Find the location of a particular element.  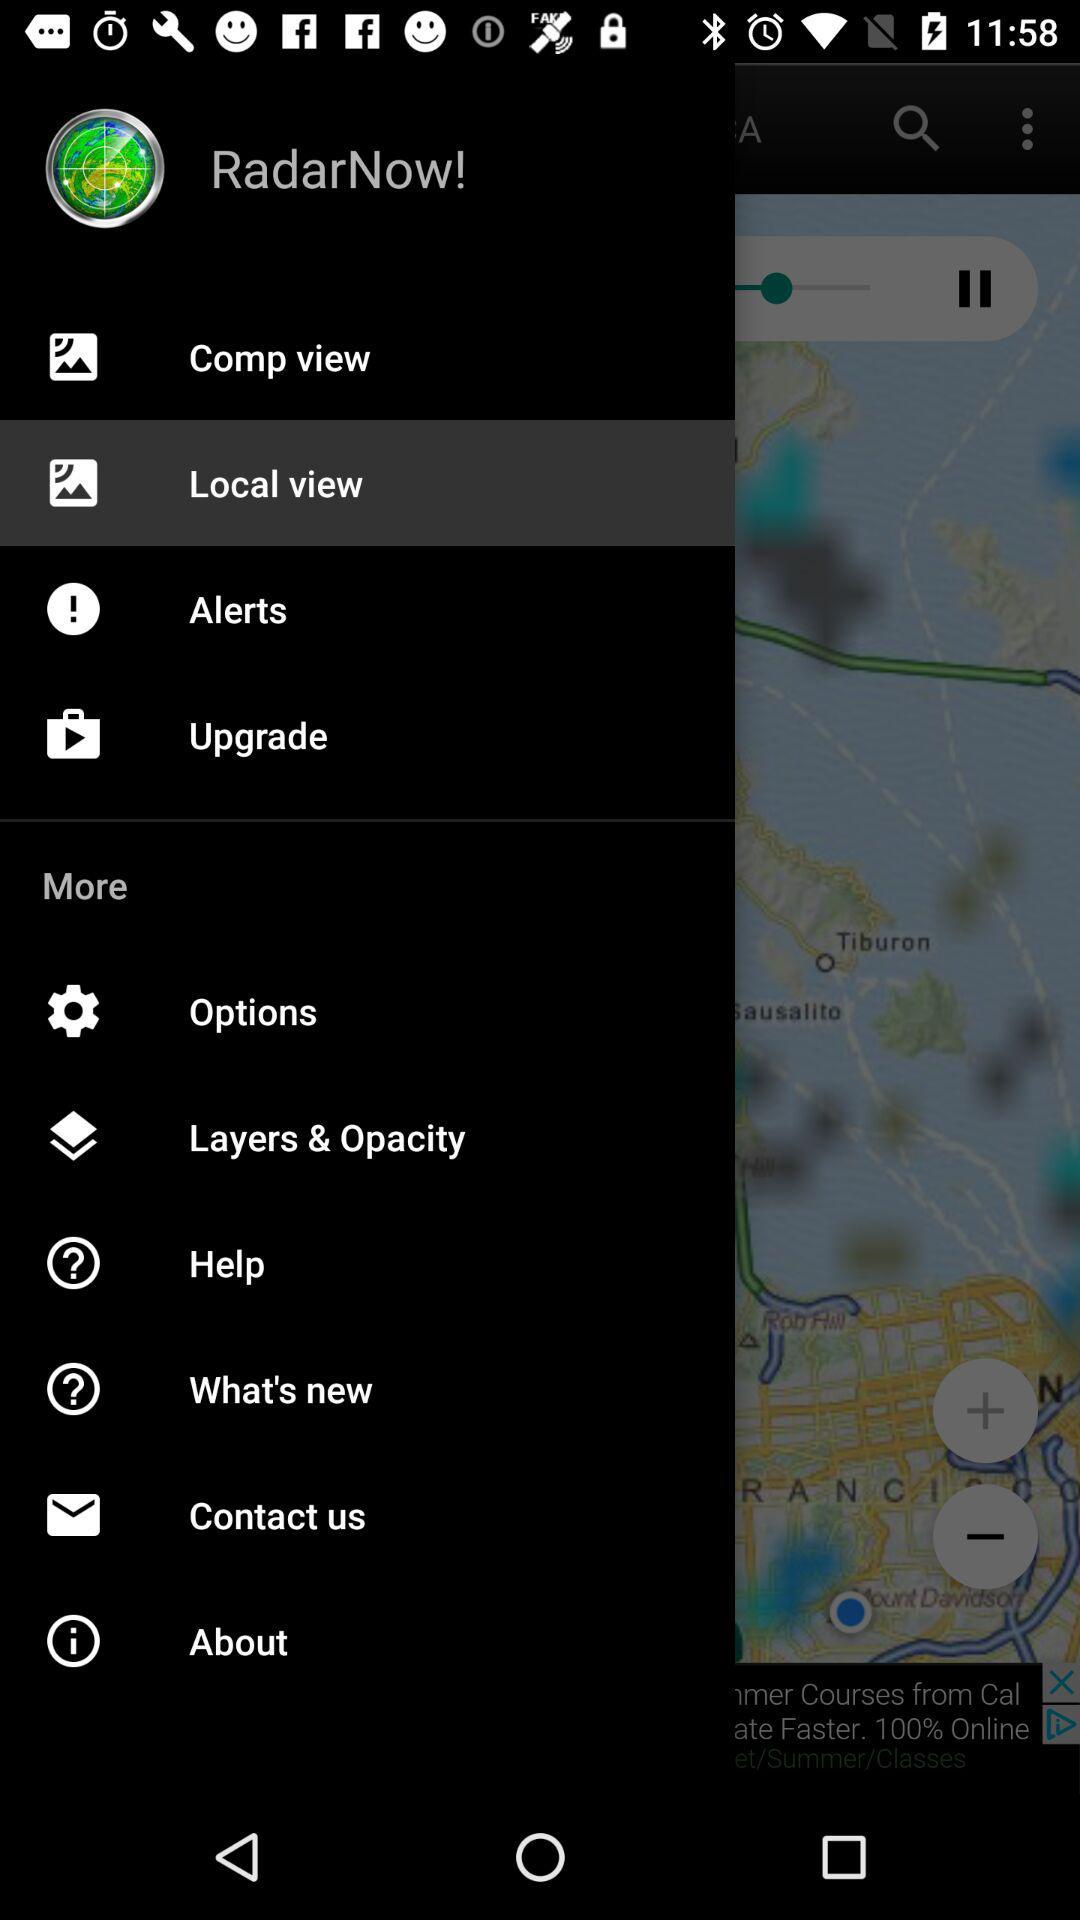

the help icon is located at coordinates (94, 1409).